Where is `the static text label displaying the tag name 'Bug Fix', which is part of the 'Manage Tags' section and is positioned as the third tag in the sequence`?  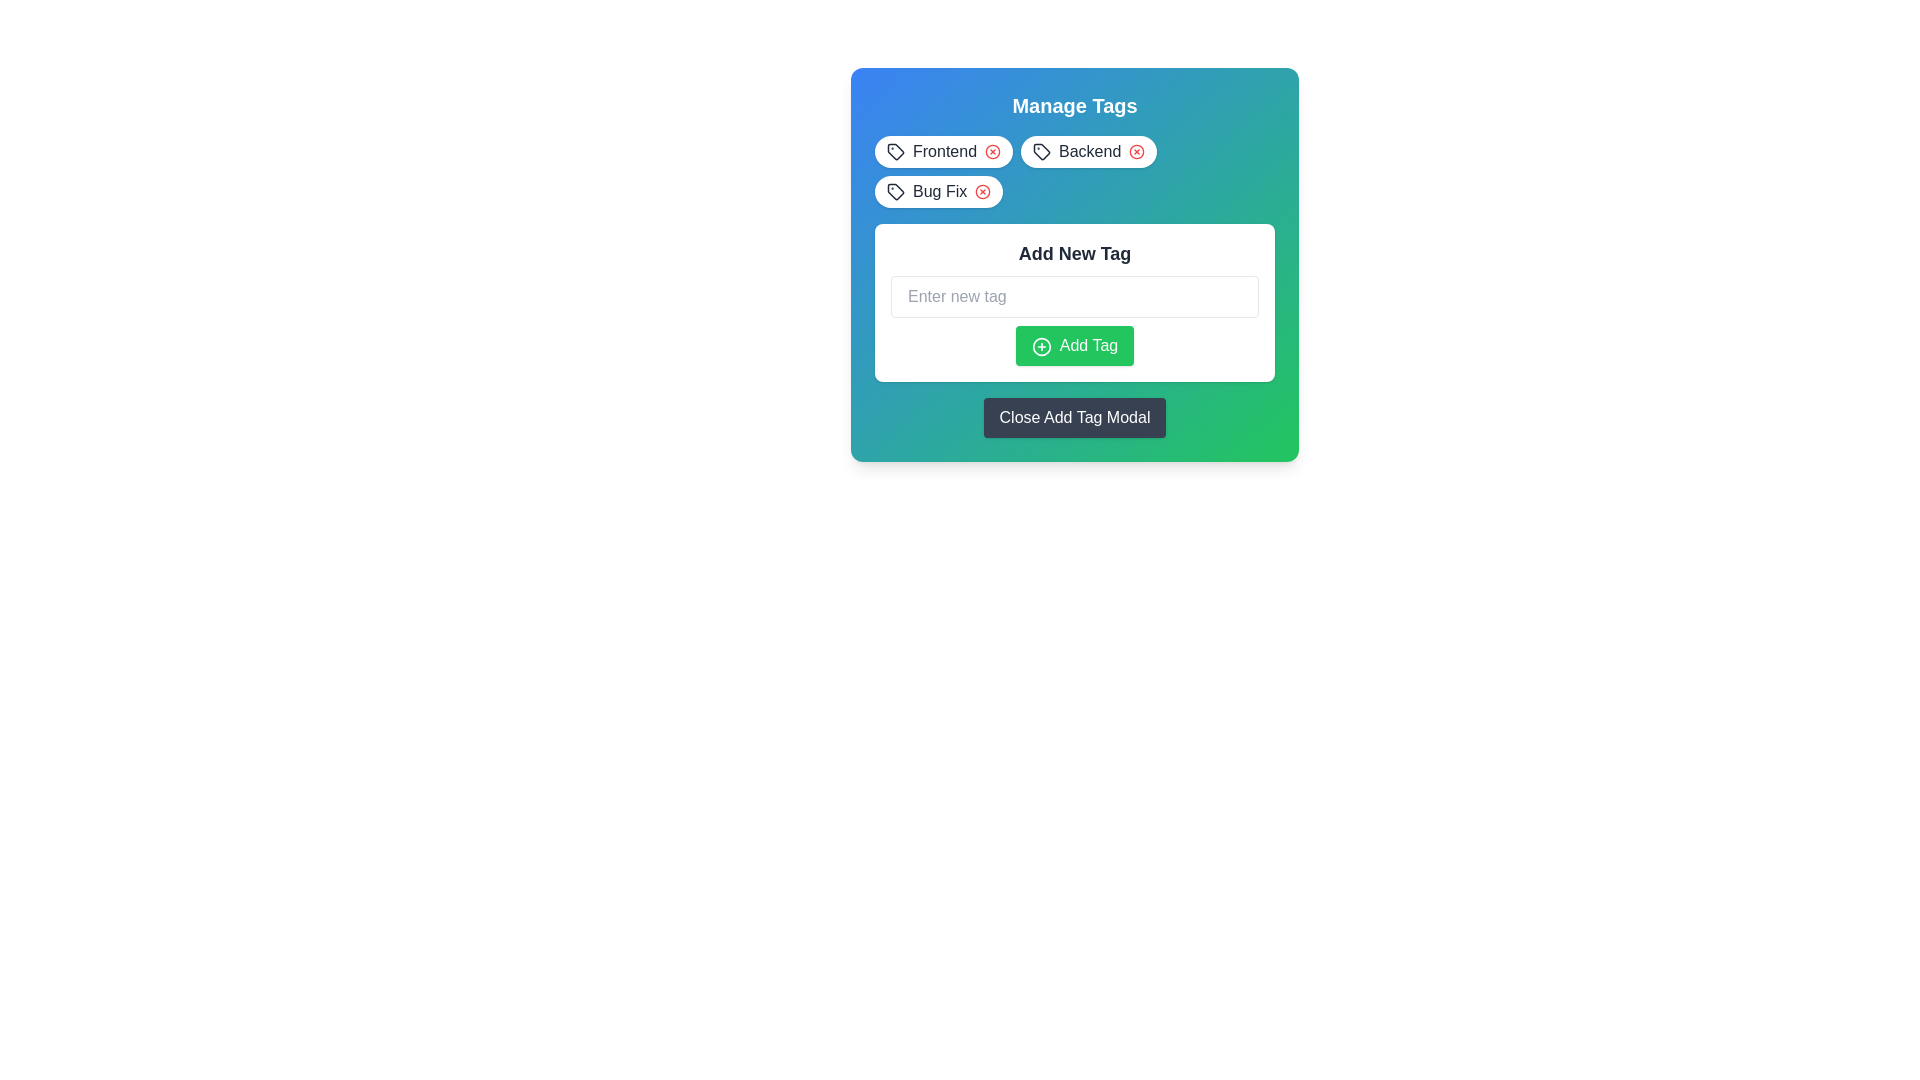 the static text label displaying the tag name 'Bug Fix', which is part of the 'Manage Tags' section and is positioned as the third tag in the sequence is located at coordinates (939, 192).